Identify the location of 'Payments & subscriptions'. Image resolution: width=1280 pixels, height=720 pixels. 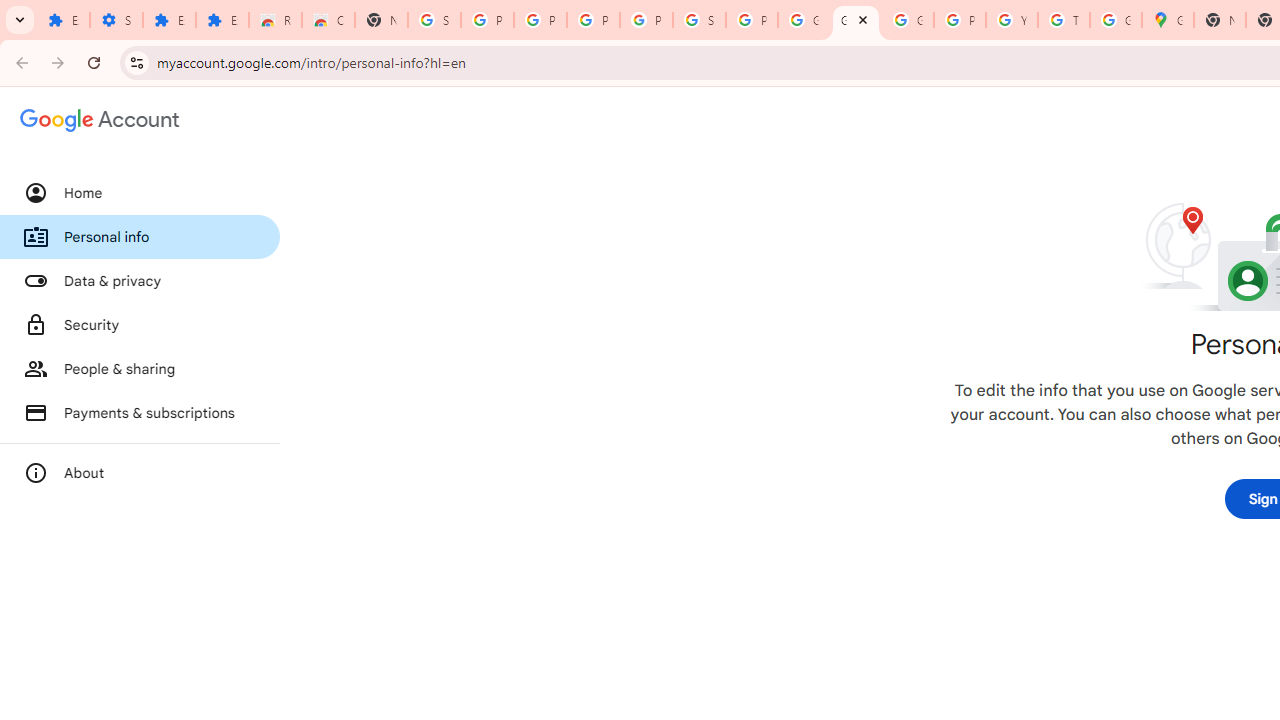
(139, 411).